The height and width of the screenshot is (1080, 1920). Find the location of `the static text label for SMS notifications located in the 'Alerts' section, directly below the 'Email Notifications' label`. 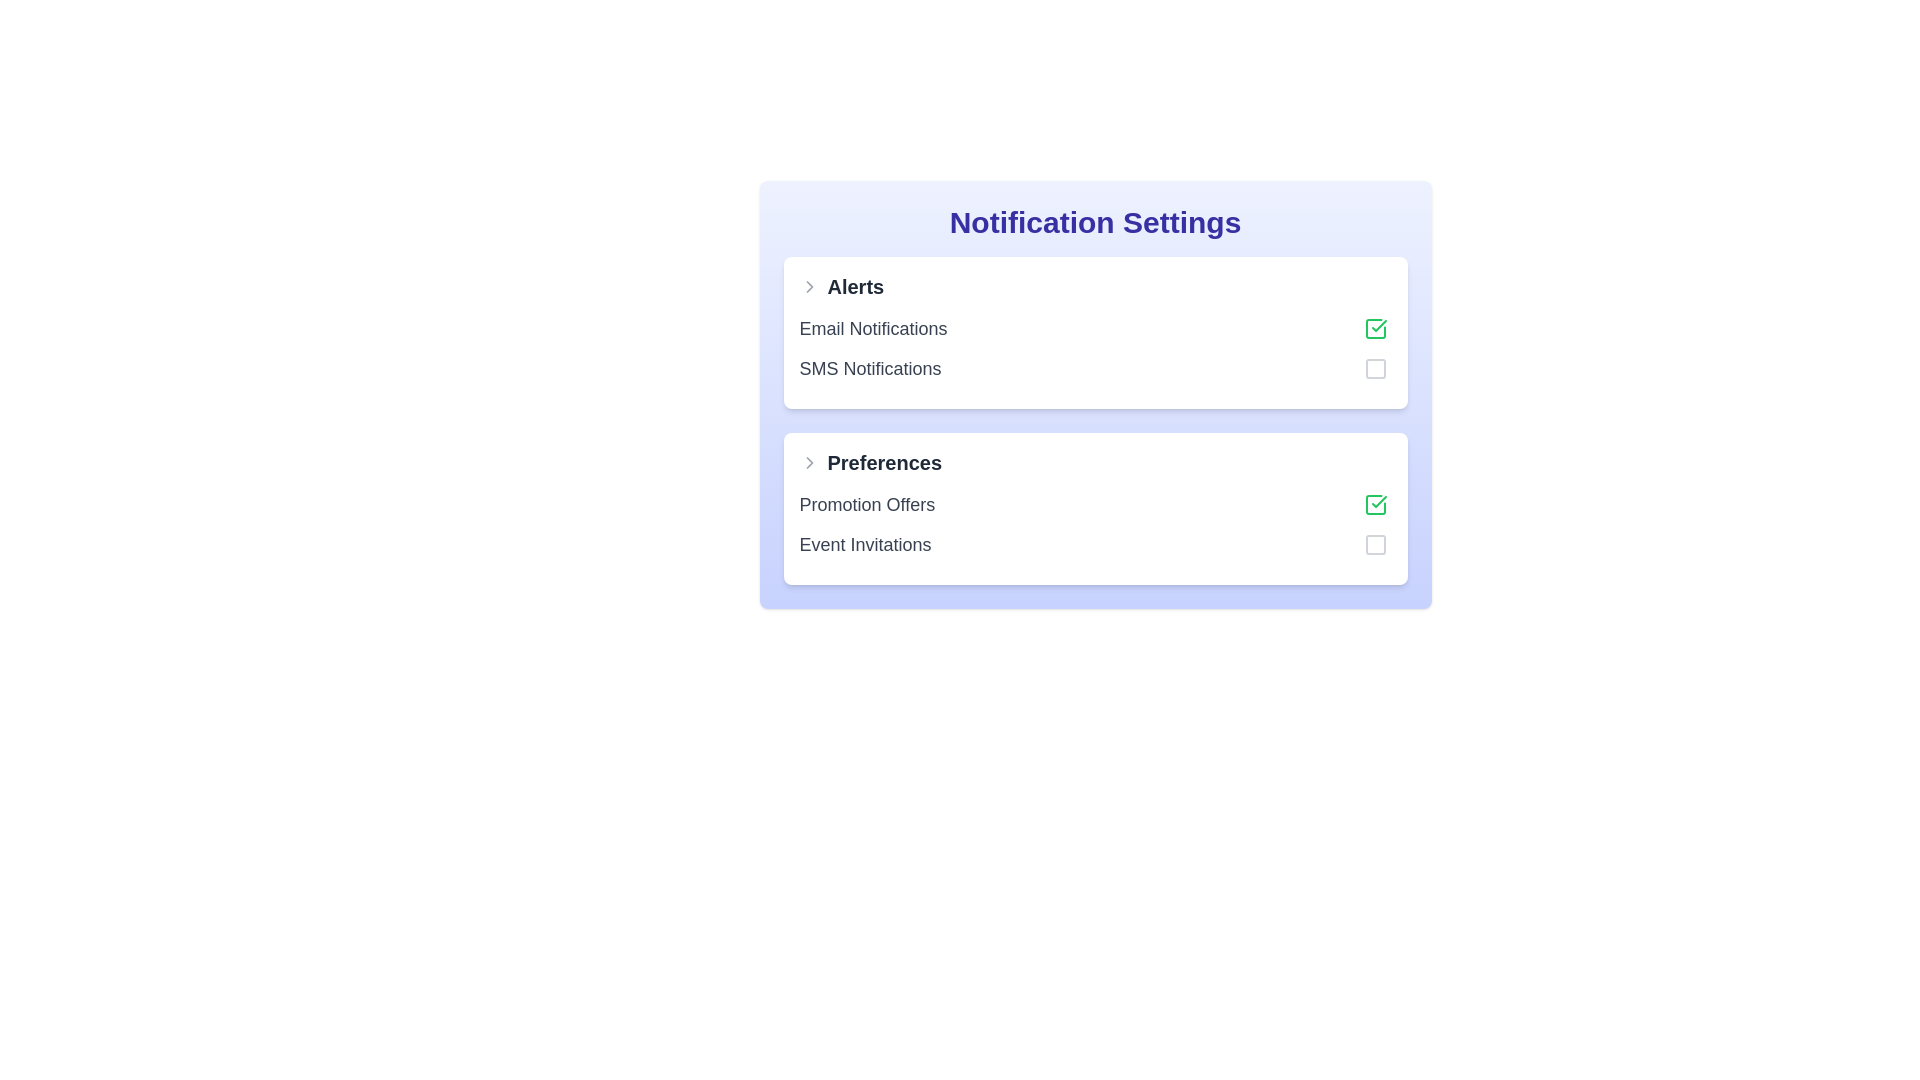

the static text label for SMS notifications located in the 'Alerts' section, directly below the 'Email Notifications' label is located at coordinates (870, 369).